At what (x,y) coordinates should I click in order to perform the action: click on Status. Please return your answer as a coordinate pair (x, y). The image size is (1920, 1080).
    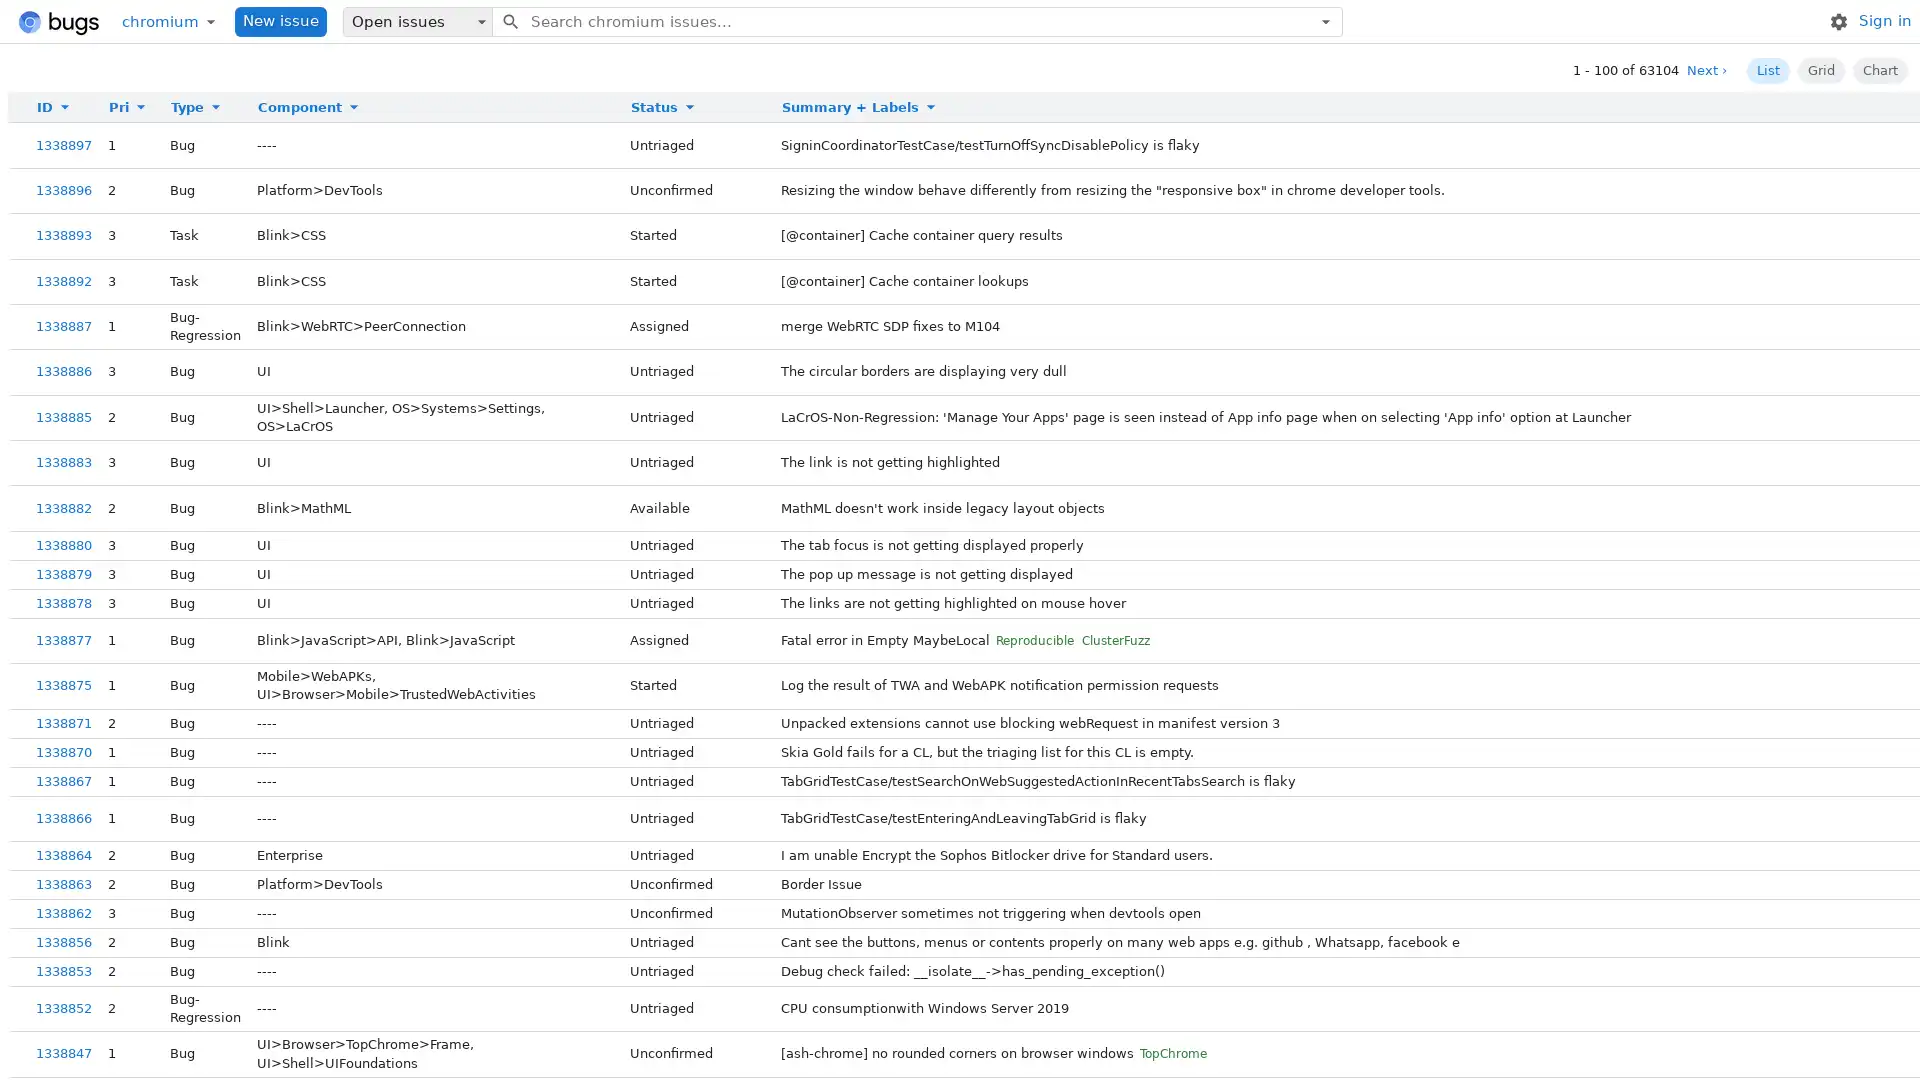
    Looking at the image, I should click on (666, 107).